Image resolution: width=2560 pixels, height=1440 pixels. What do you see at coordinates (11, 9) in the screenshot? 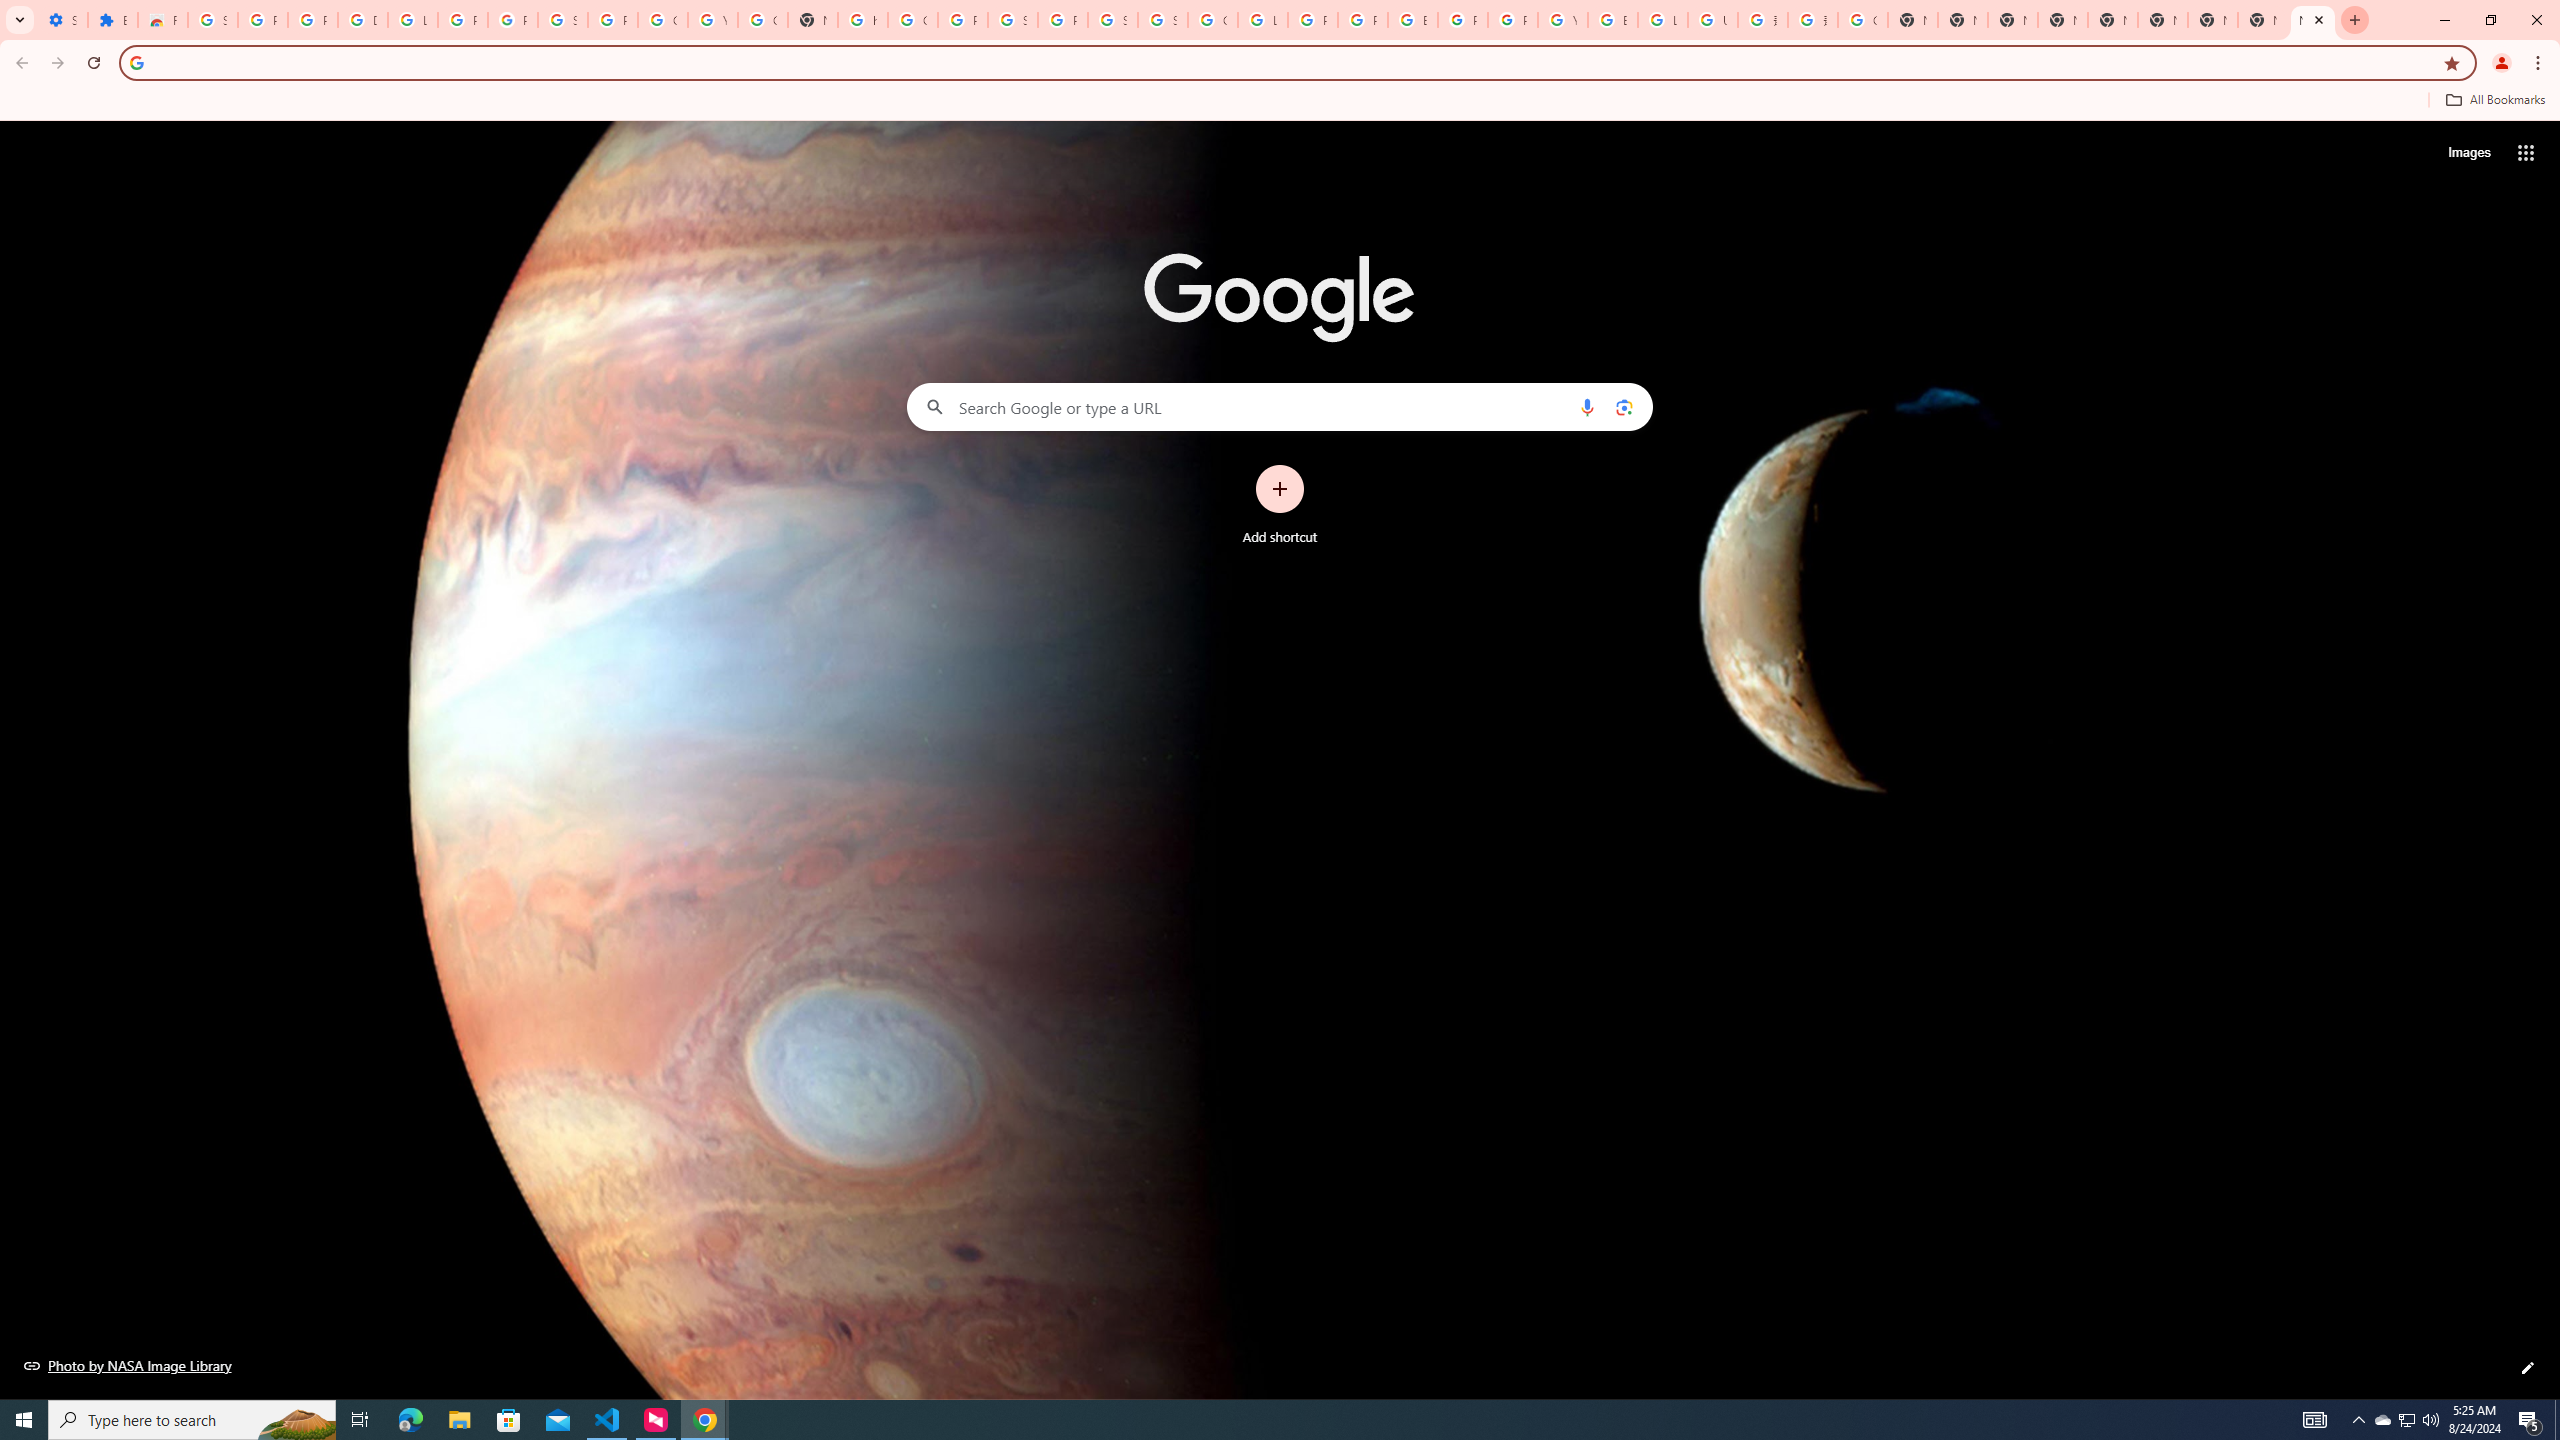
I see `'System'` at bounding box center [11, 9].